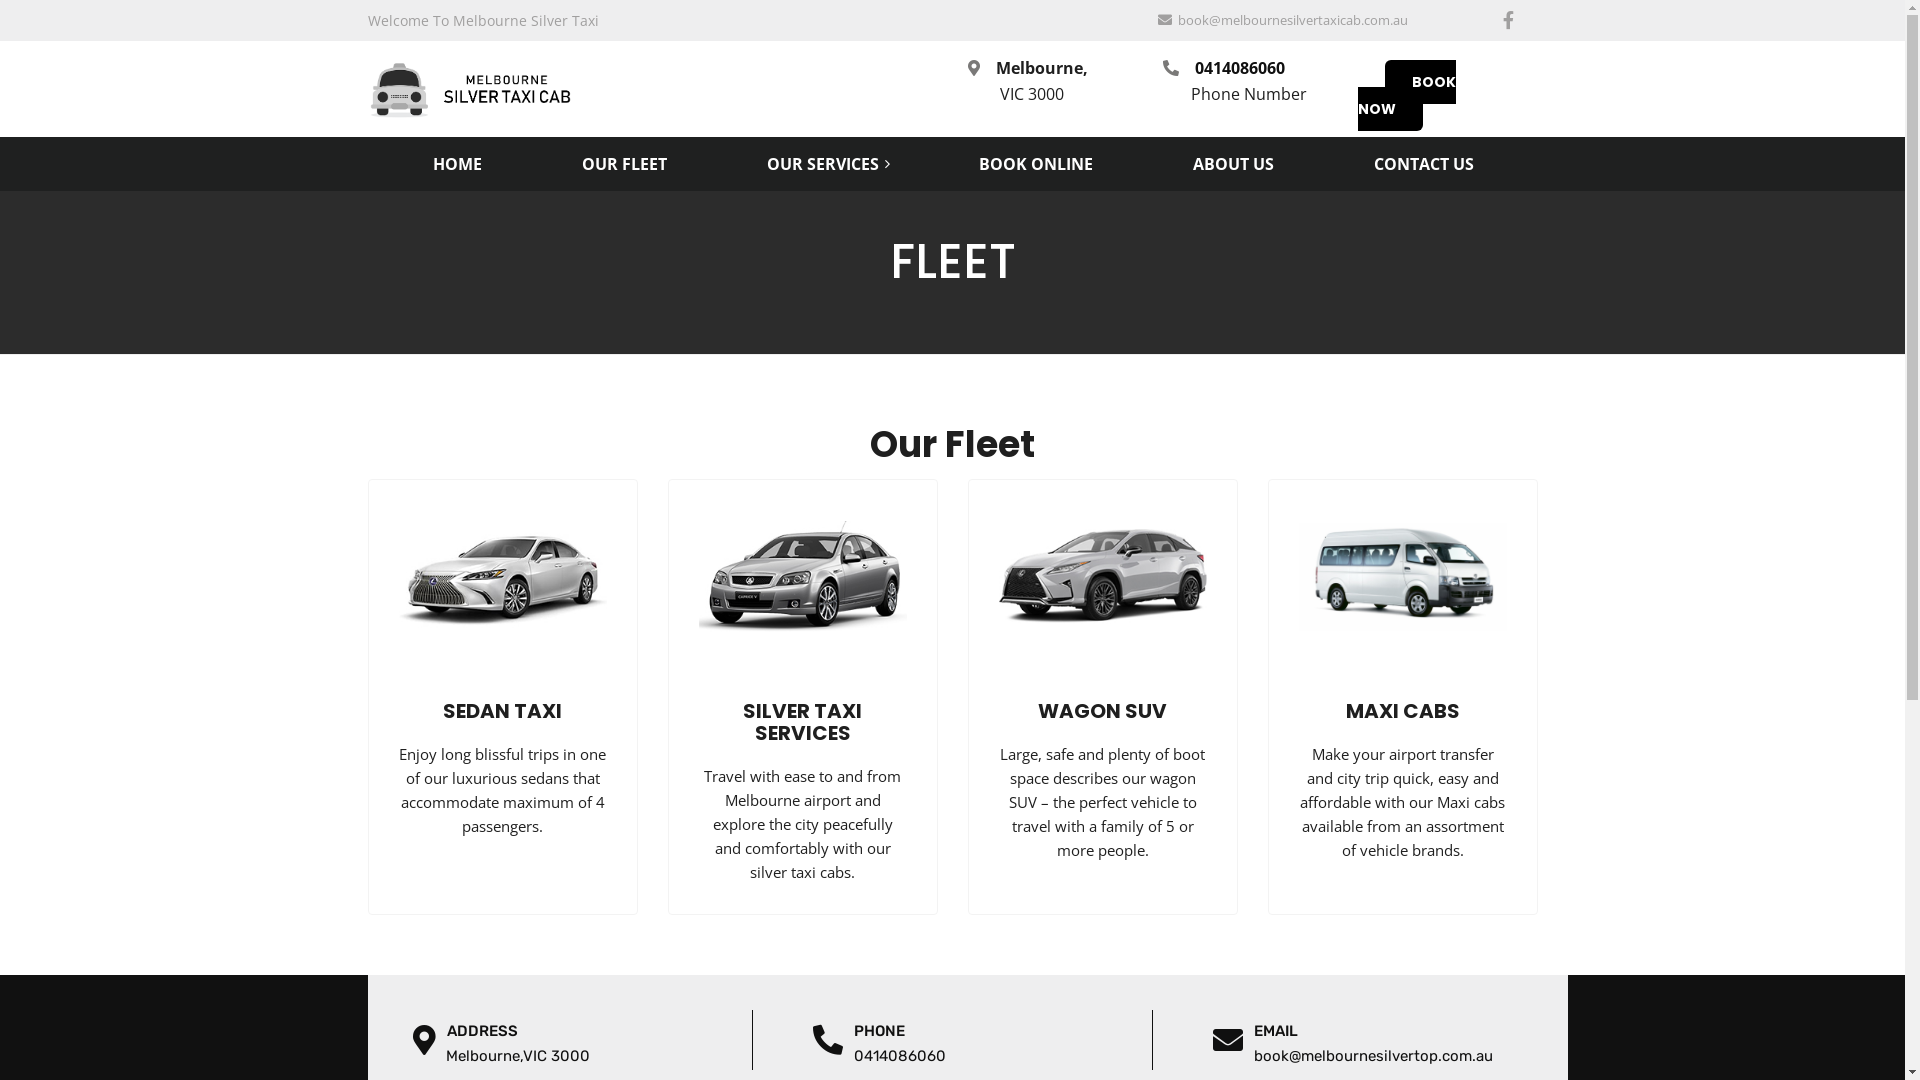 The width and height of the screenshot is (1920, 1080). What do you see at coordinates (1421, 160) in the screenshot?
I see `'CONTACT US'` at bounding box center [1421, 160].